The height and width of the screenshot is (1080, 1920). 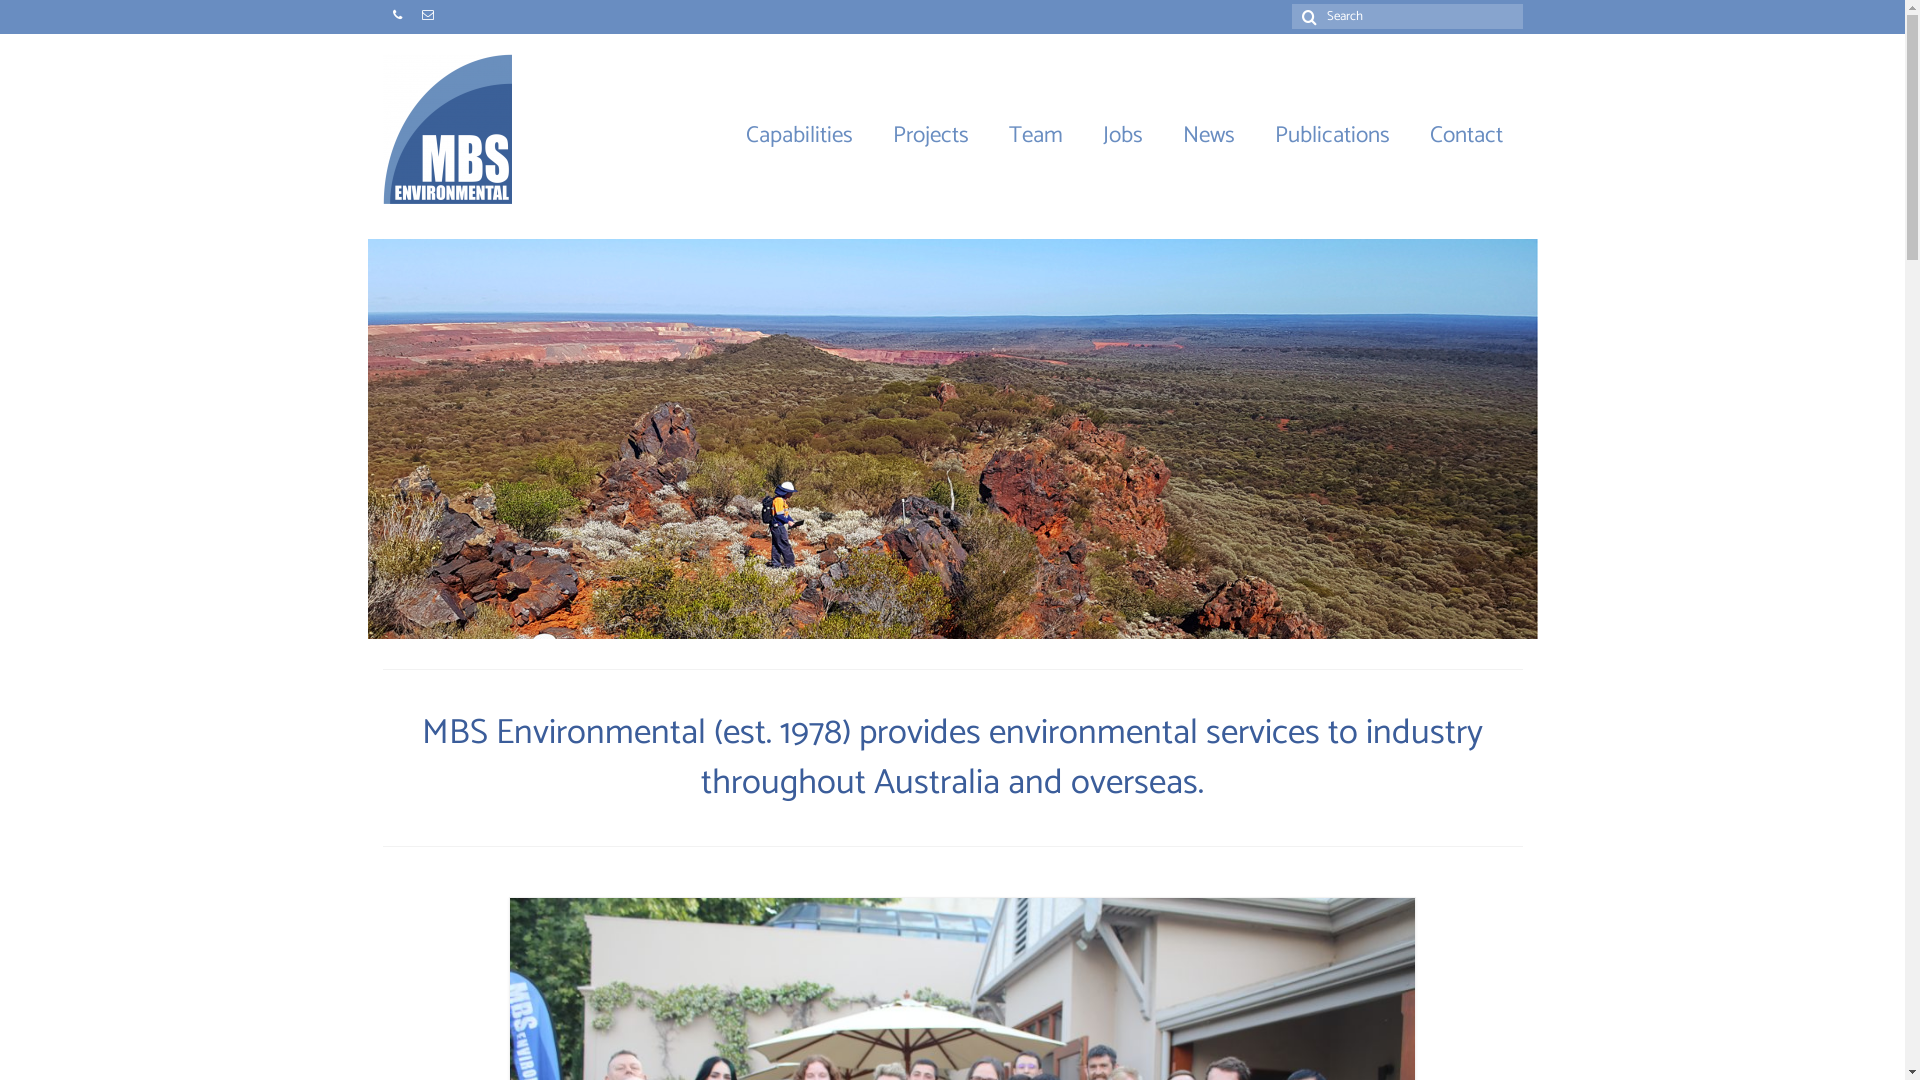 What do you see at coordinates (1035, 135) in the screenshot?
I see `'Team'` at bounding box center [1035, 135].